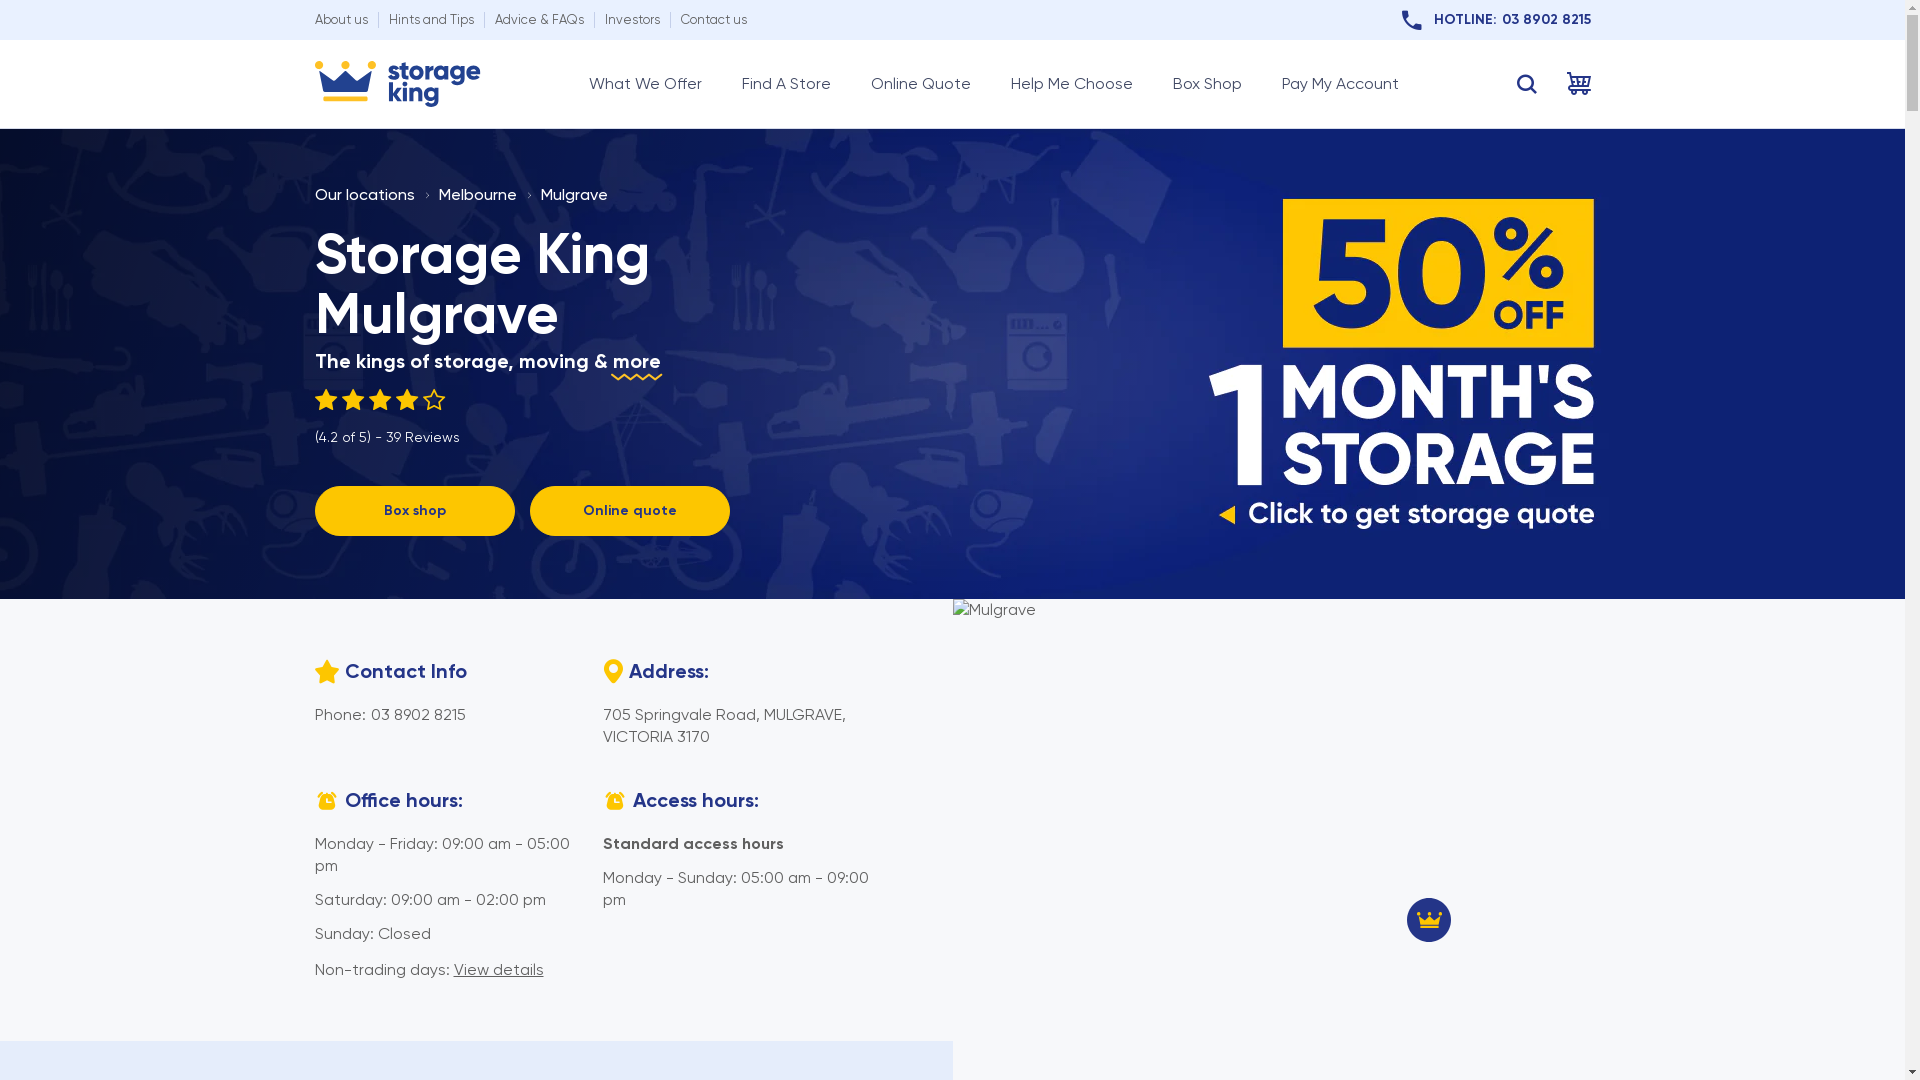 Image resolution: width=1920 pixels, height=1080 pixels. Describe the element at coordinates (1340, 83) in the screenshot. I see `'Pay My Account'` at that location.